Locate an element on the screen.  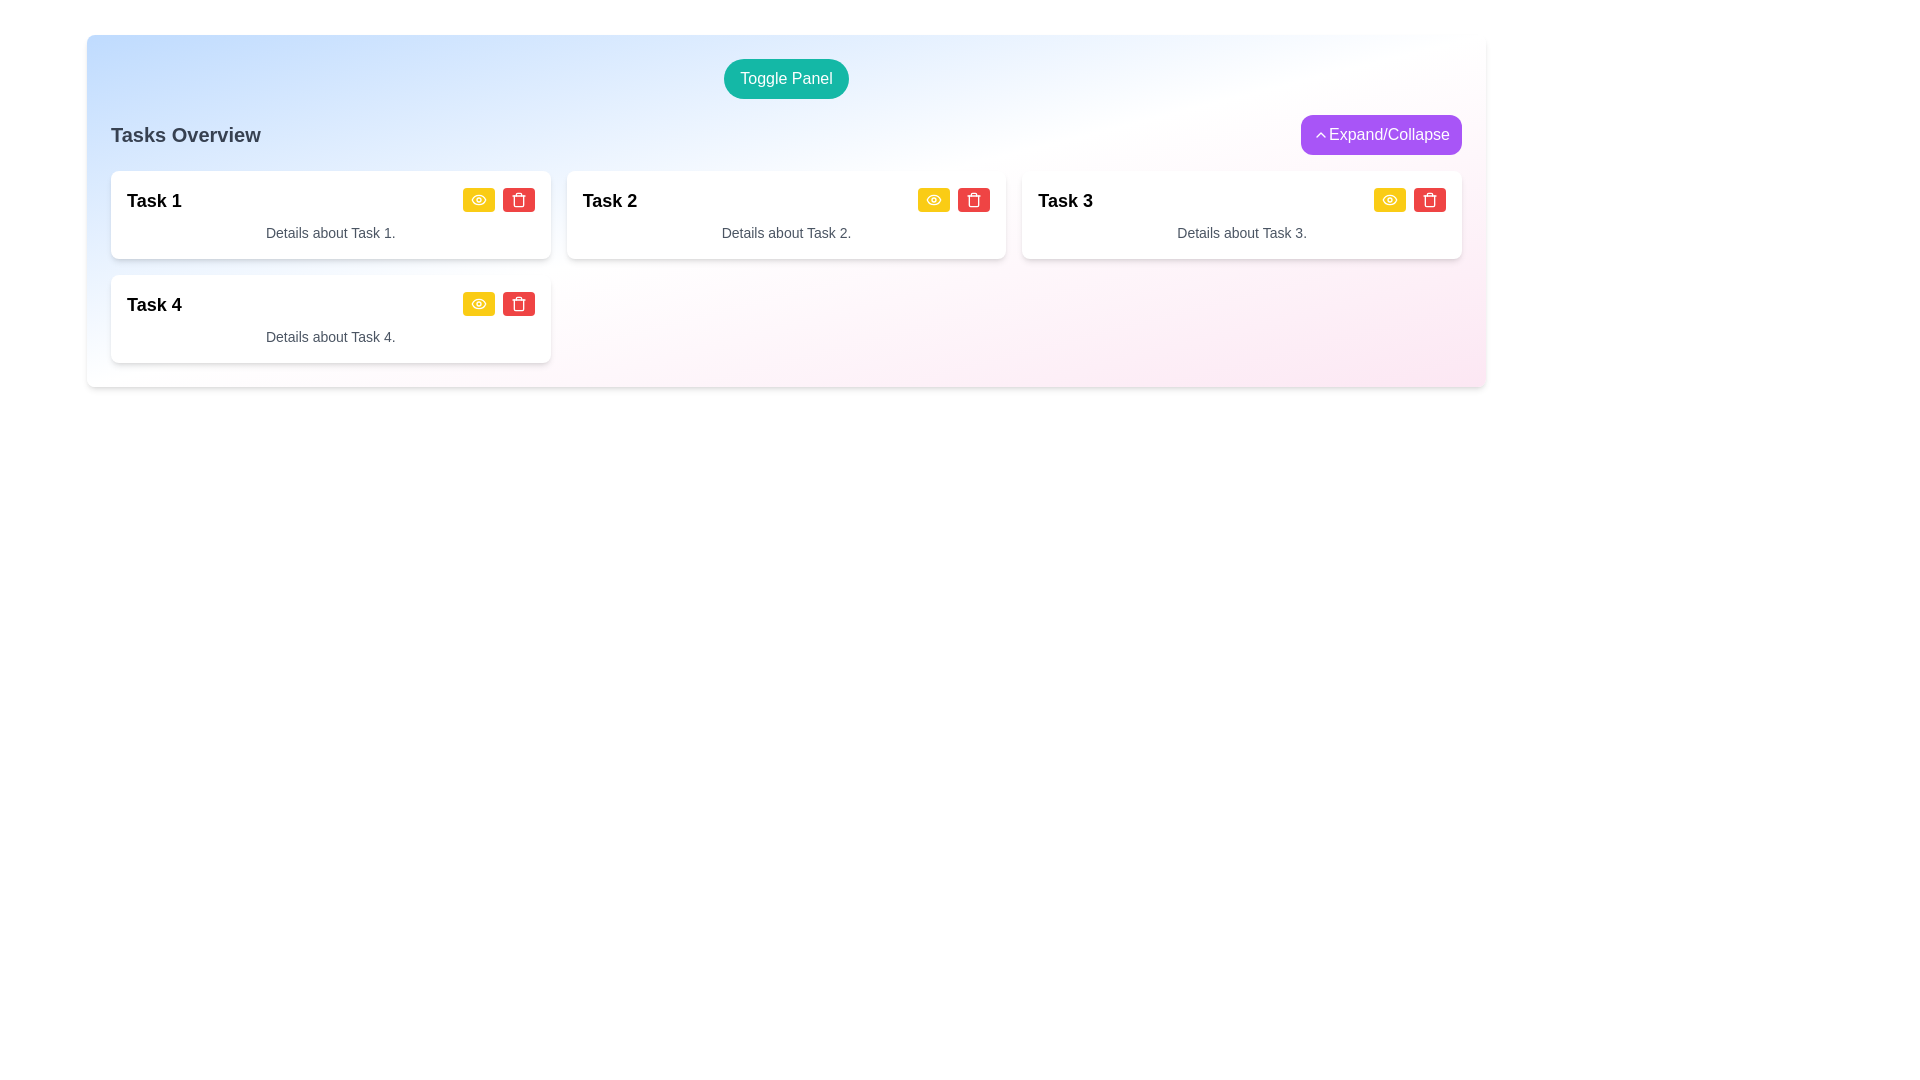
text displayed in the gray font that says 'Details about Task 2.' located beneath the title 'Task 2' in the card layout is located at coordinates (785, 231).